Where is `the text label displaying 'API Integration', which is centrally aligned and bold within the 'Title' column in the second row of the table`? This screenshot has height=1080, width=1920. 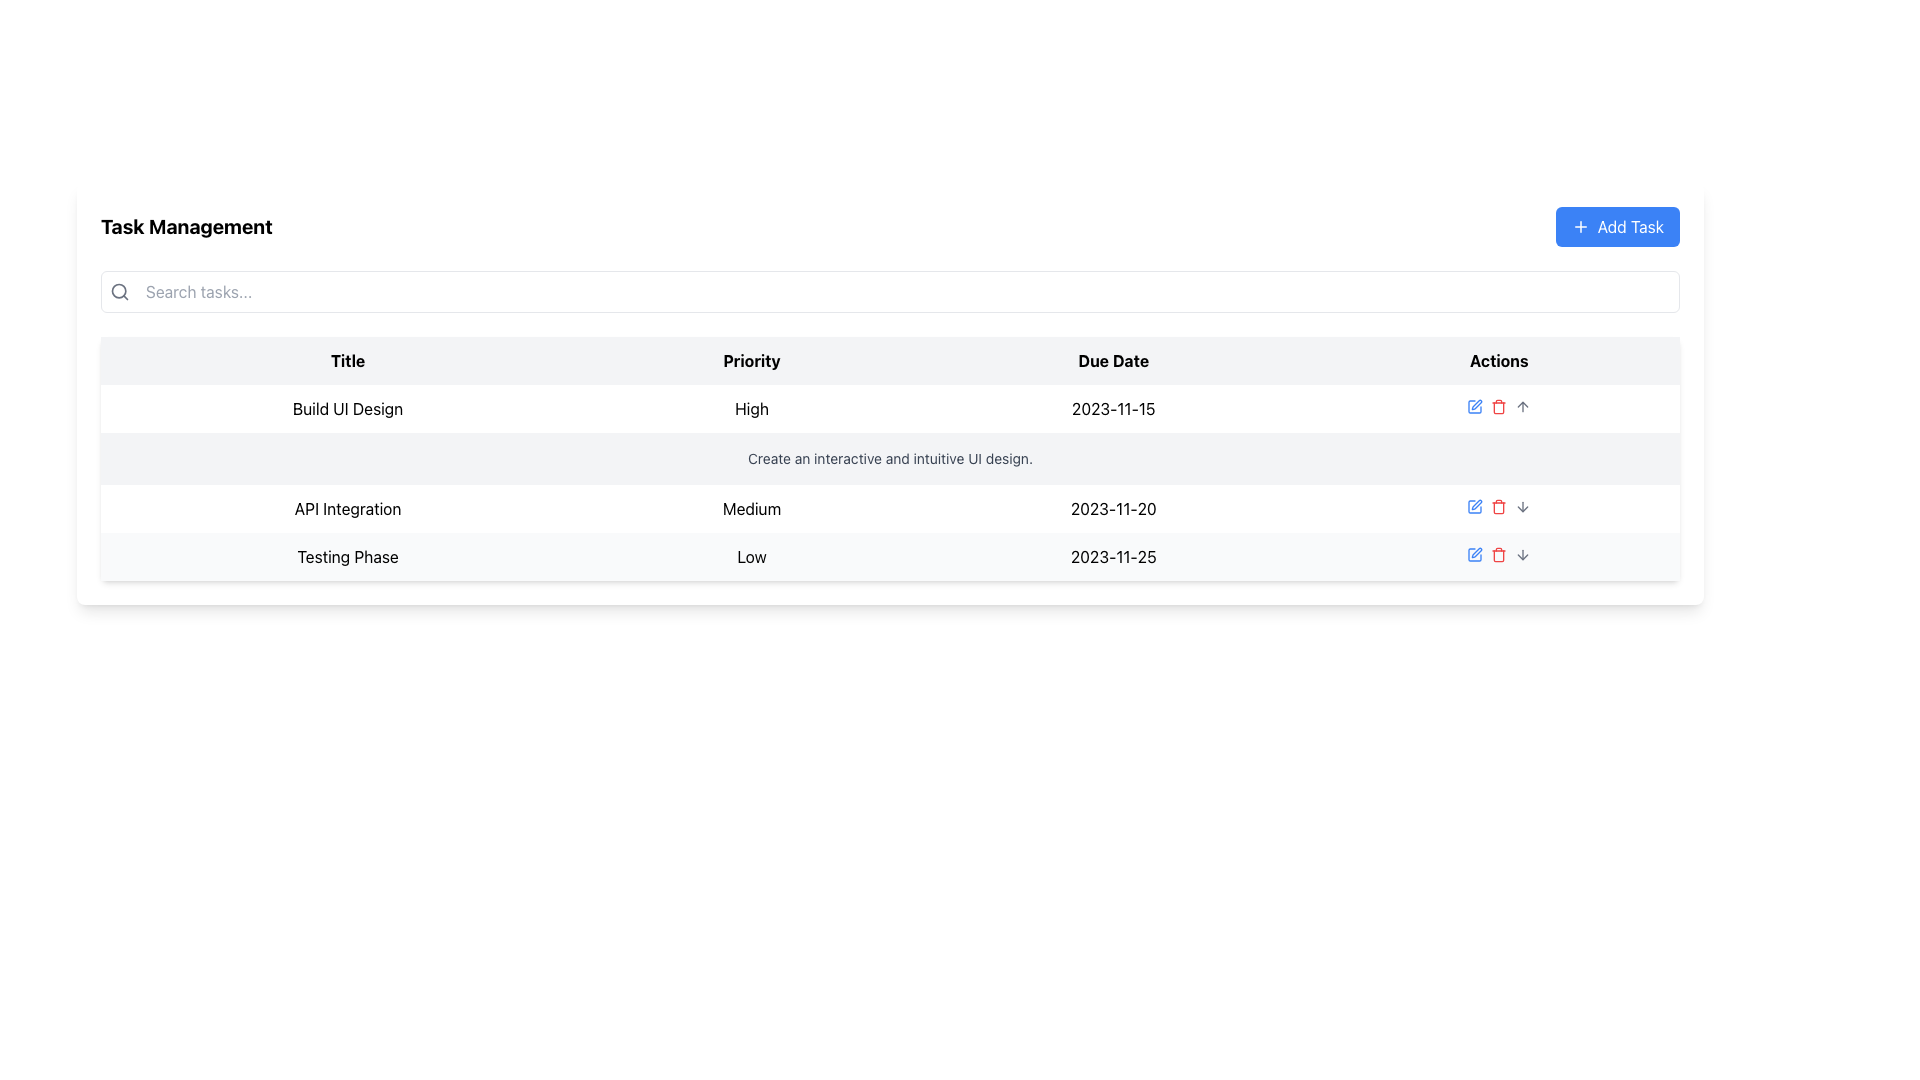
the text label displaying 'API Integration', which is centrally aligned and bold within the 'Title' column in the second row of the table is located at coordinates (348, 508).